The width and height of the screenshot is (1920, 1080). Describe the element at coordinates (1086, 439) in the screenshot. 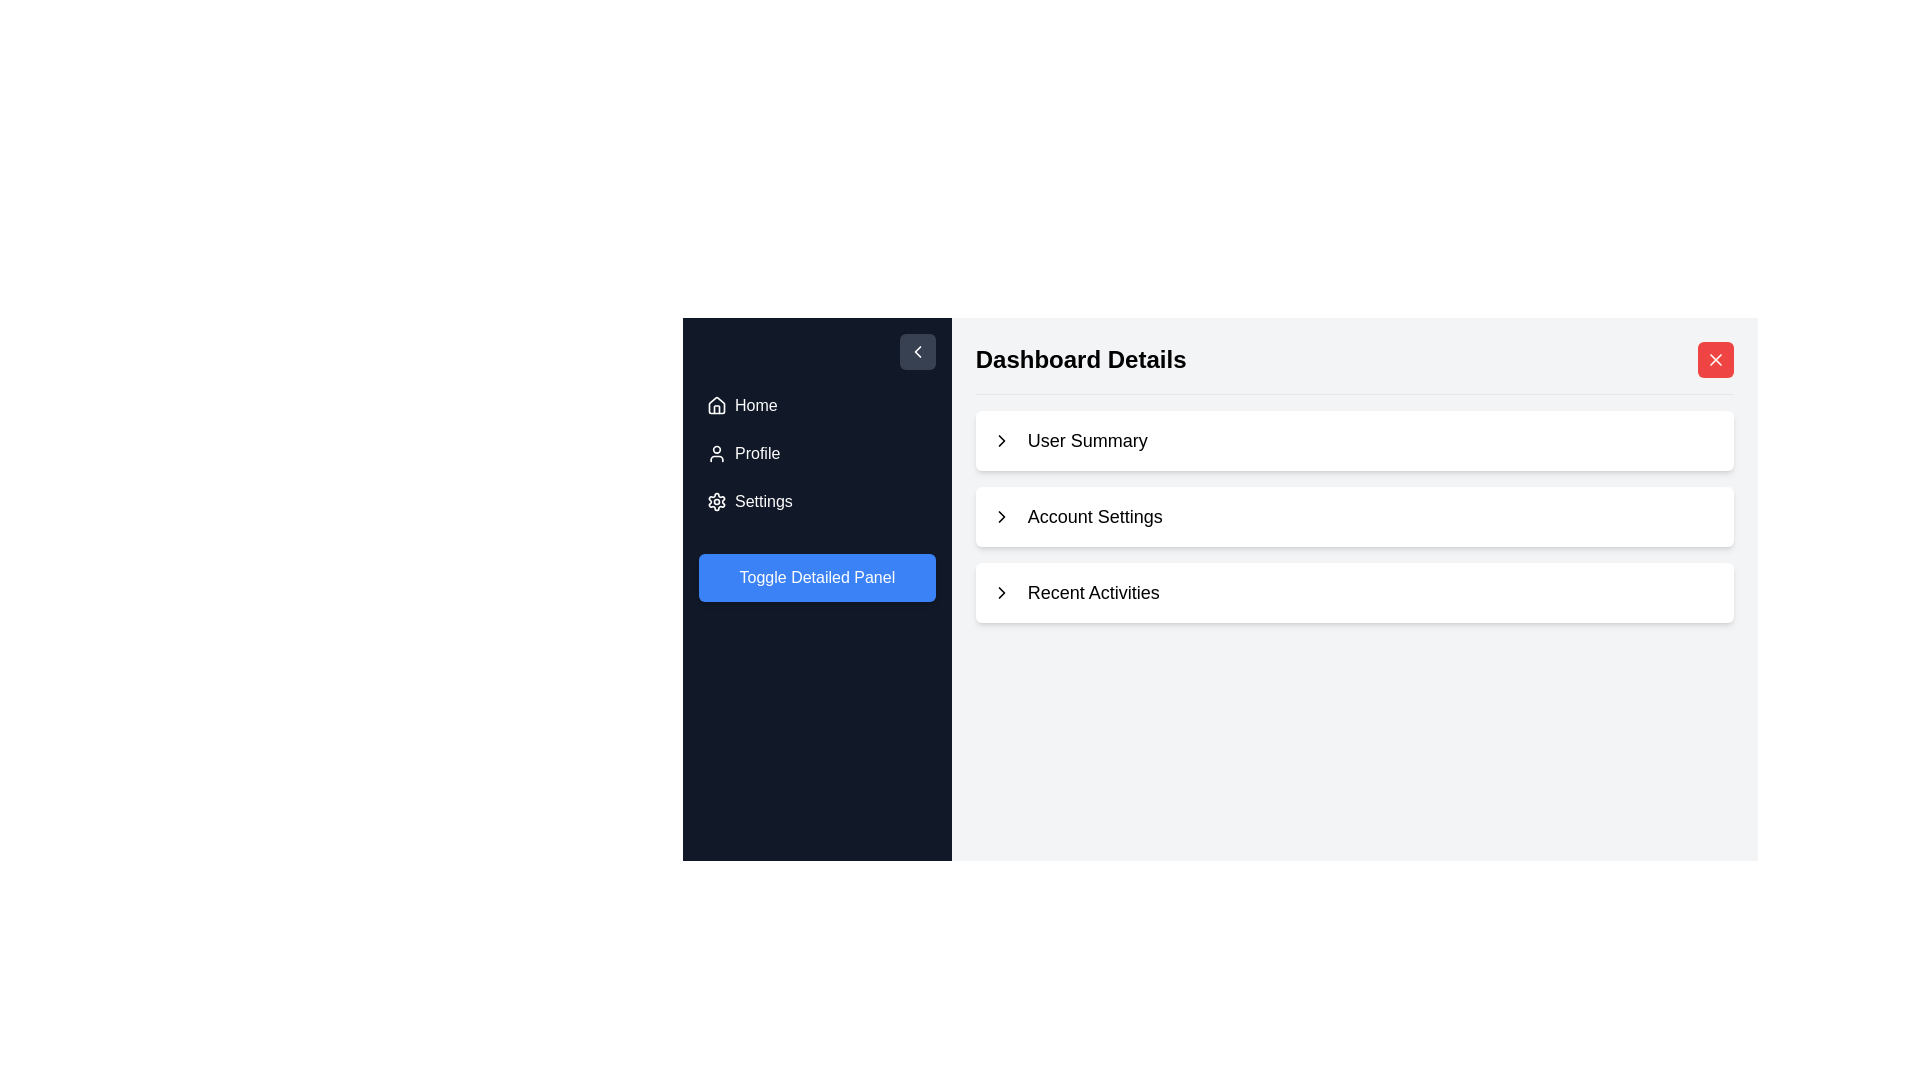

I see `the 'User Summary' text label, which is styled as a section title and is part of a grouping with a chevron icon on its left, located in a white card with rounded corners` at that location.